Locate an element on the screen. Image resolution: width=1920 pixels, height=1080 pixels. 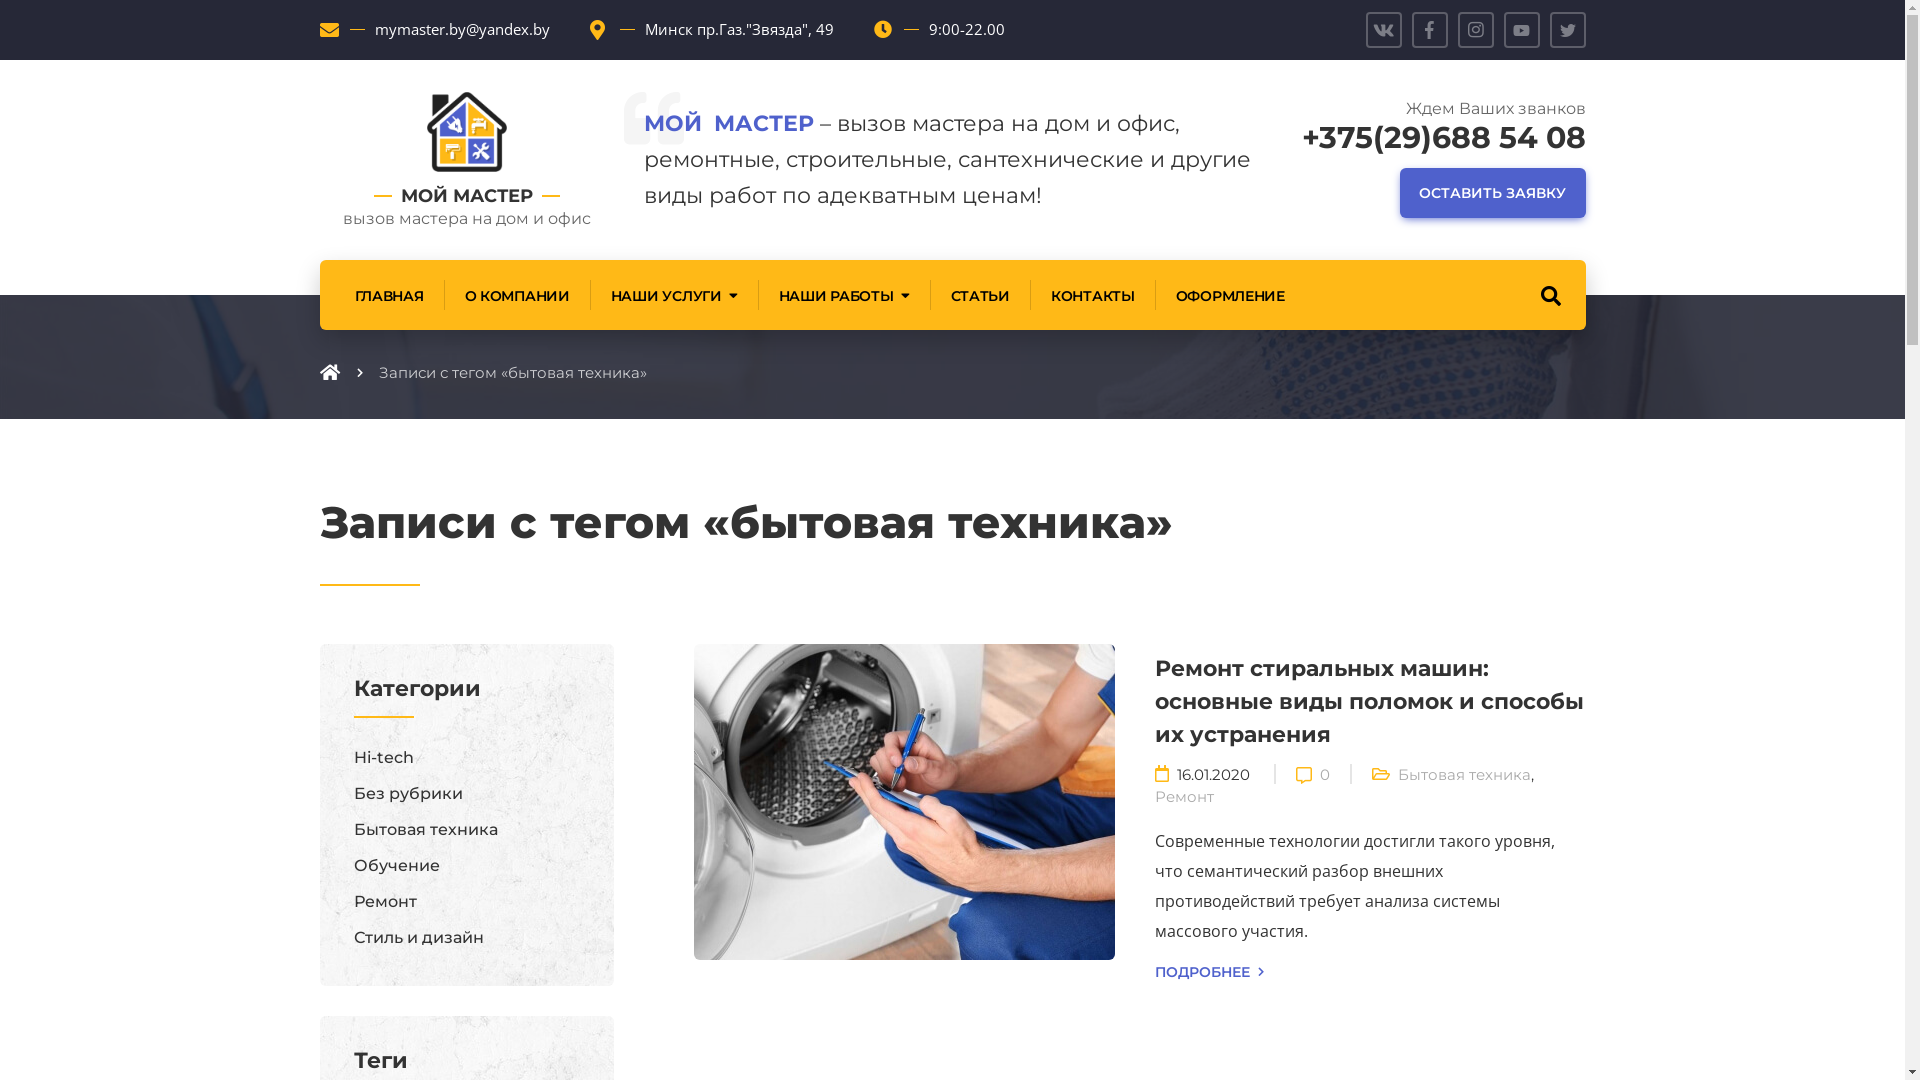
'YouTube' is located at coordinates (1520, 30).